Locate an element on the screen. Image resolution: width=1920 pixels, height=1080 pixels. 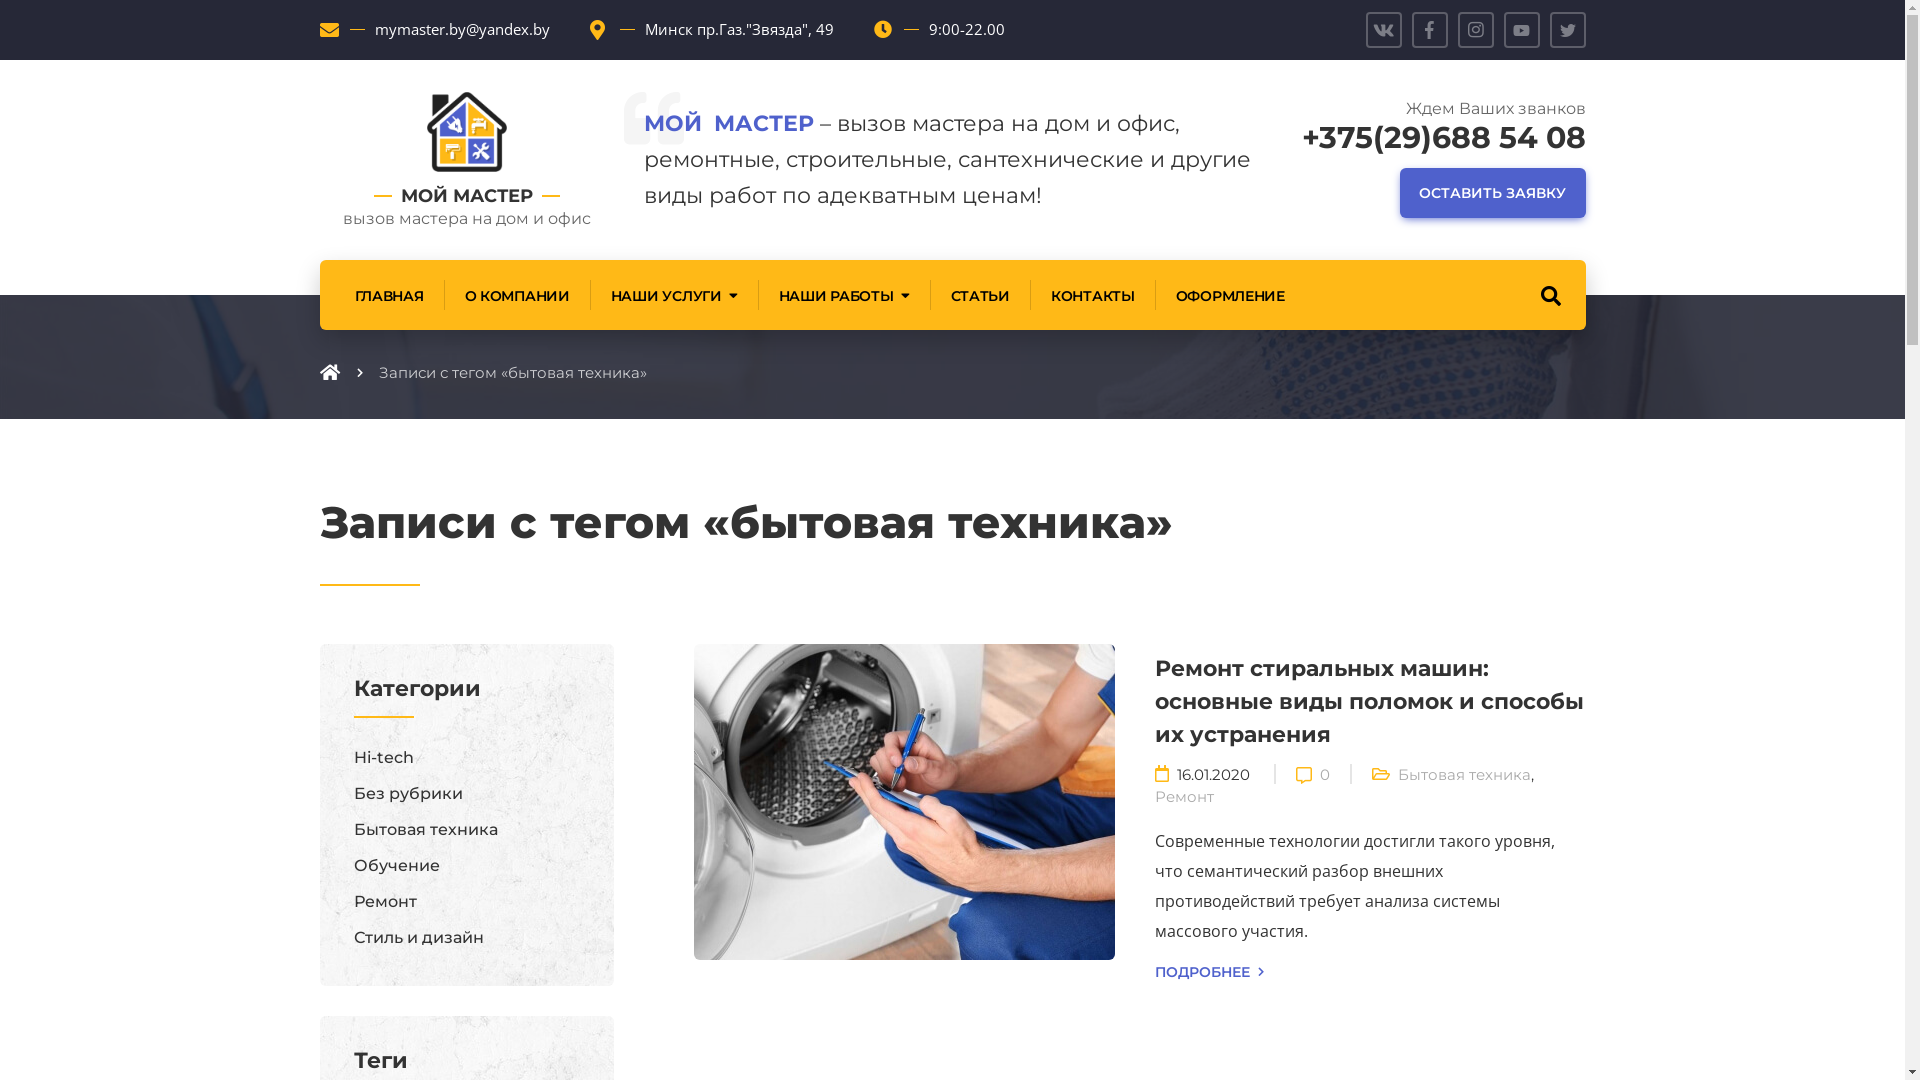
'YouTube' is located at coordinates (1520, 30).